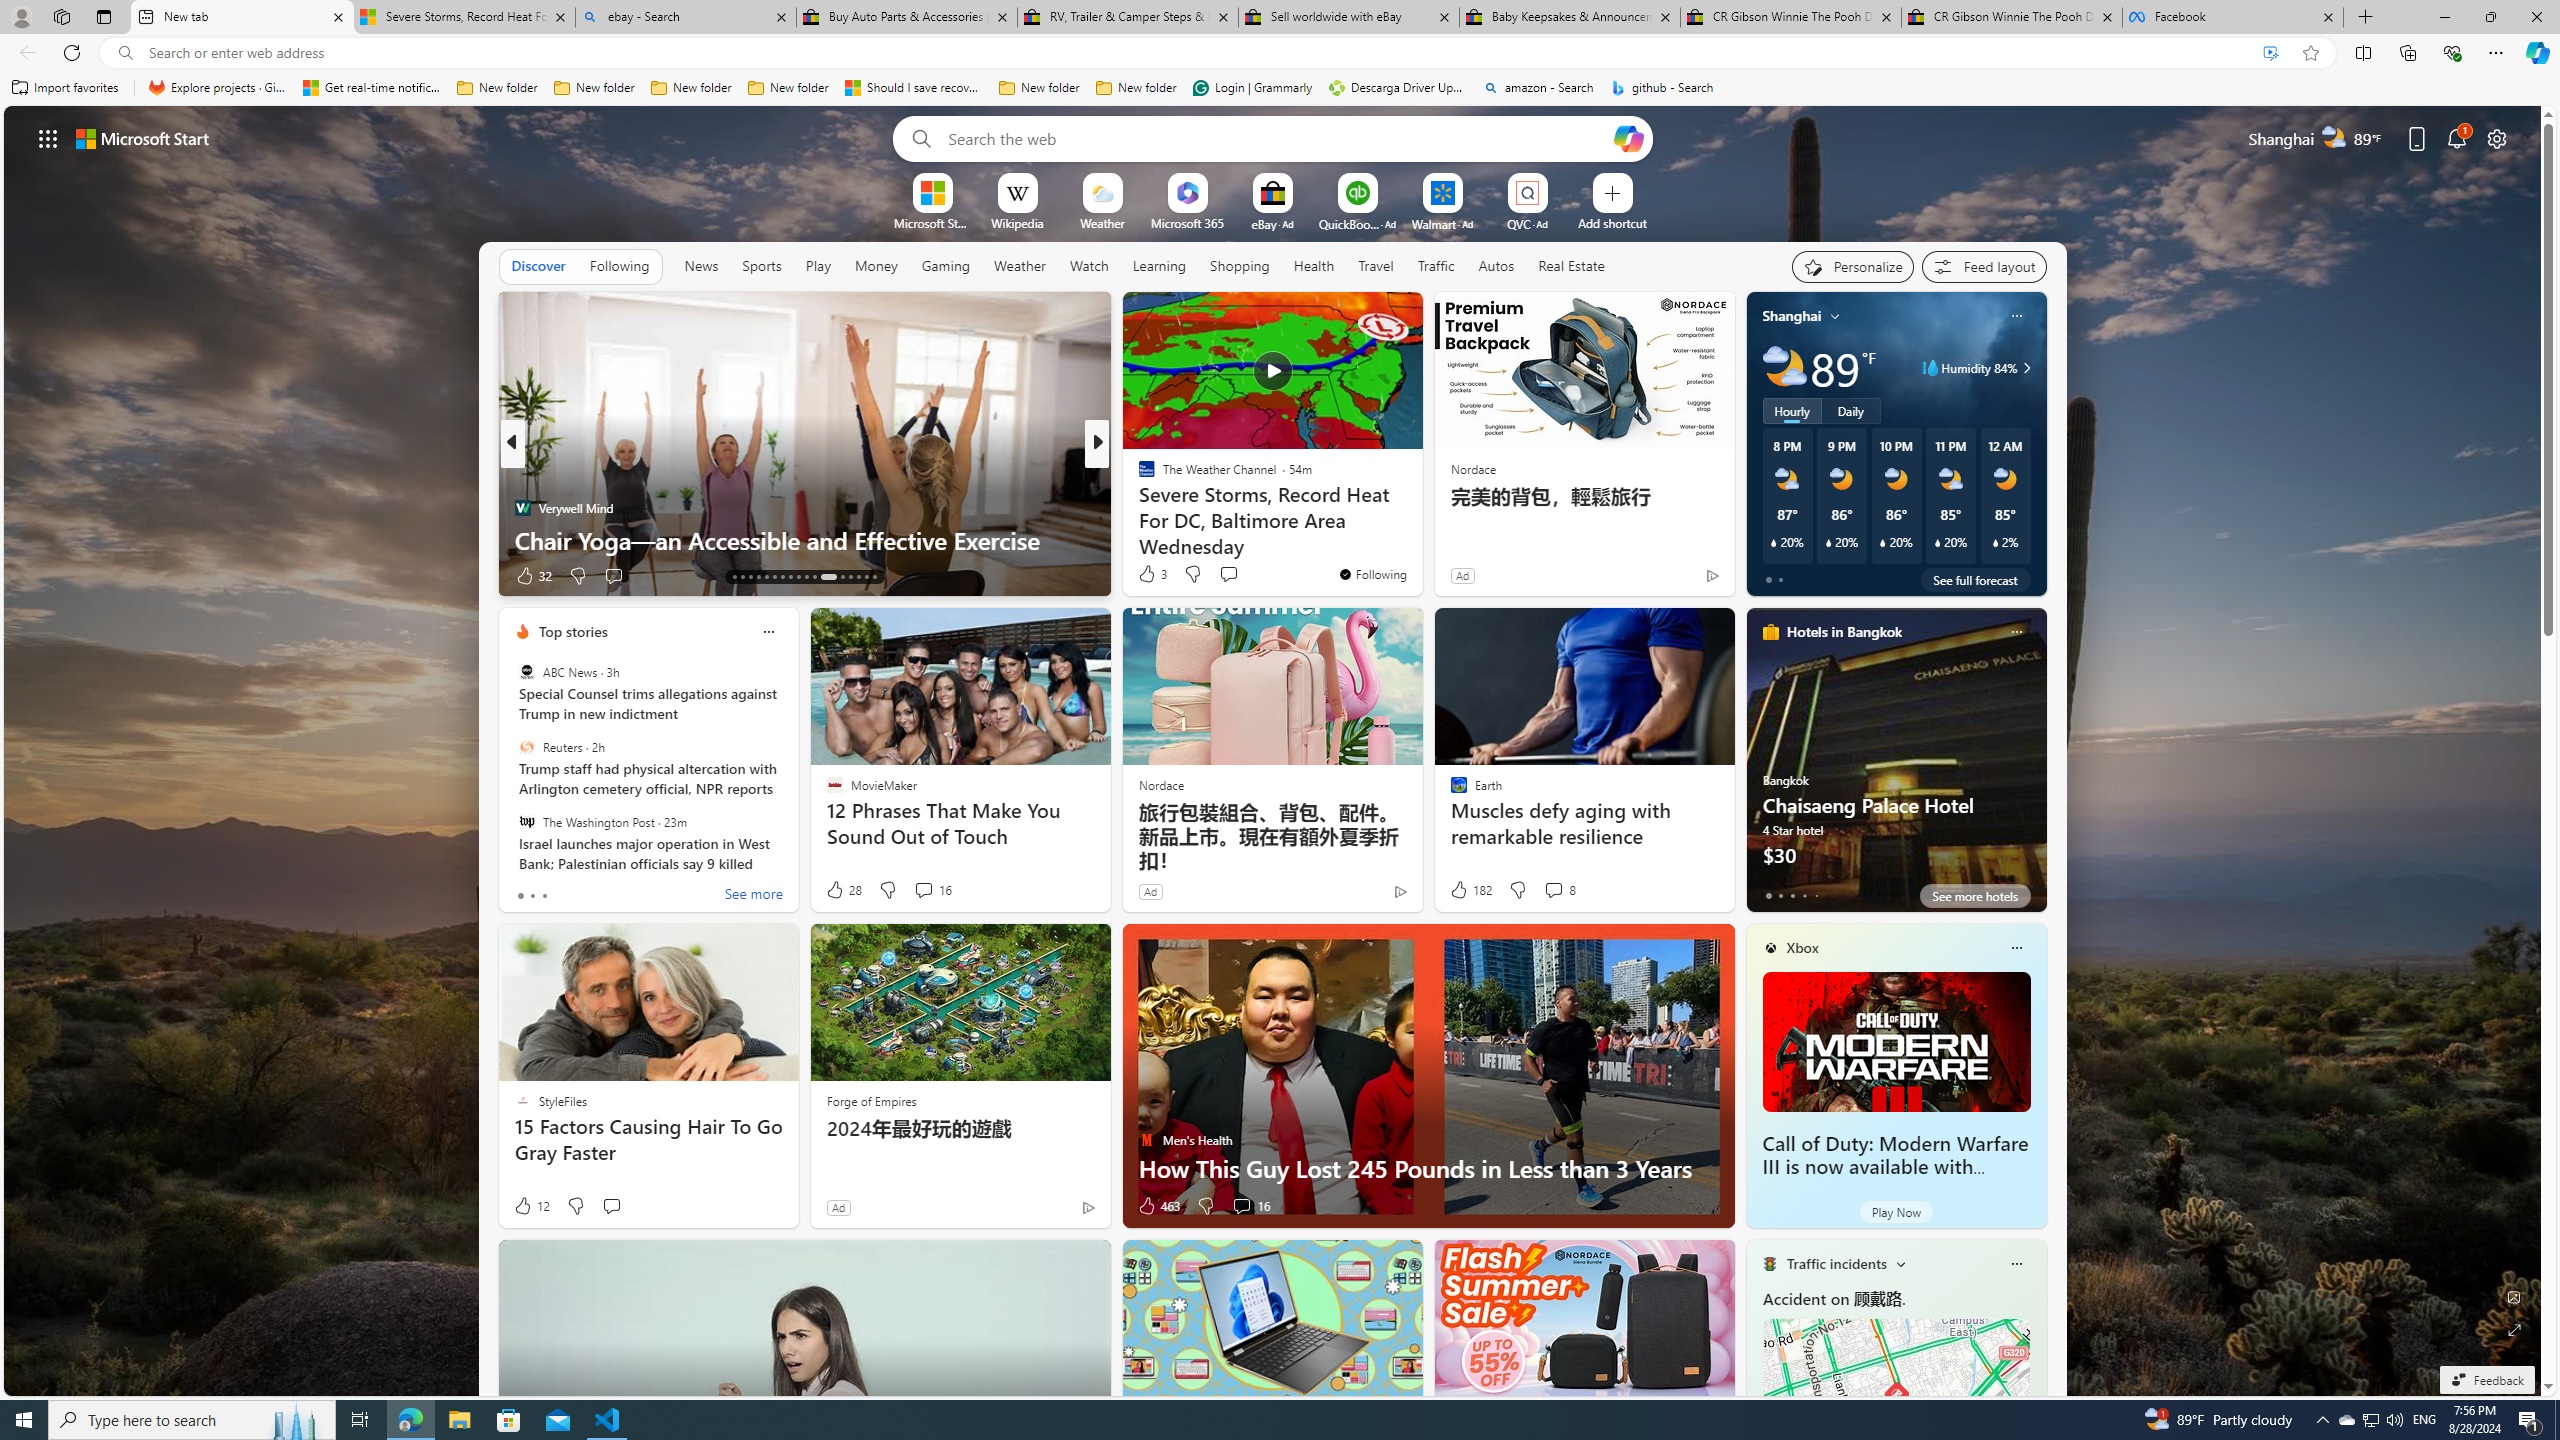  What do you see at coordinates (525, 820) in the screenshot?
I see `'The Washington Post'` at bounding box center [525, 820].